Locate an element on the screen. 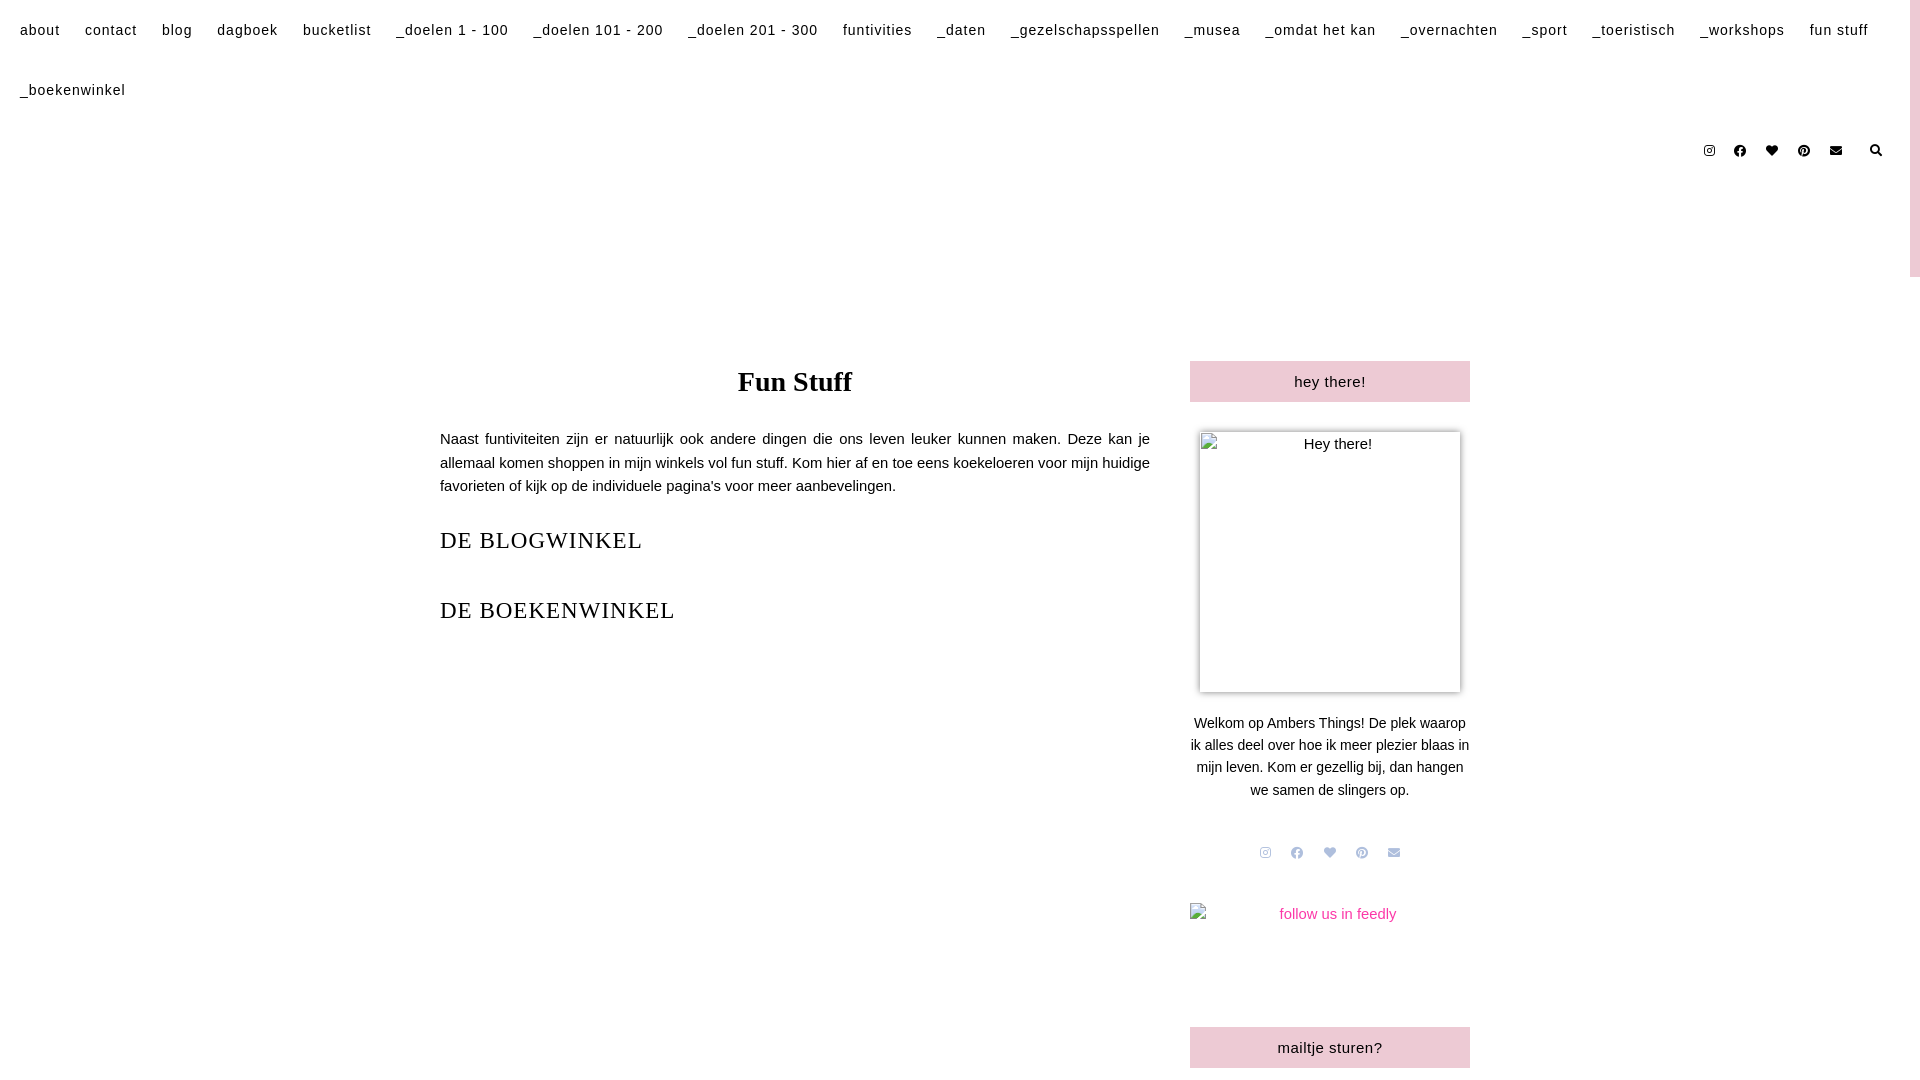 The width and height of the screenshot is (1920, 1080). 'contact' is located at coordinates (109, 30).